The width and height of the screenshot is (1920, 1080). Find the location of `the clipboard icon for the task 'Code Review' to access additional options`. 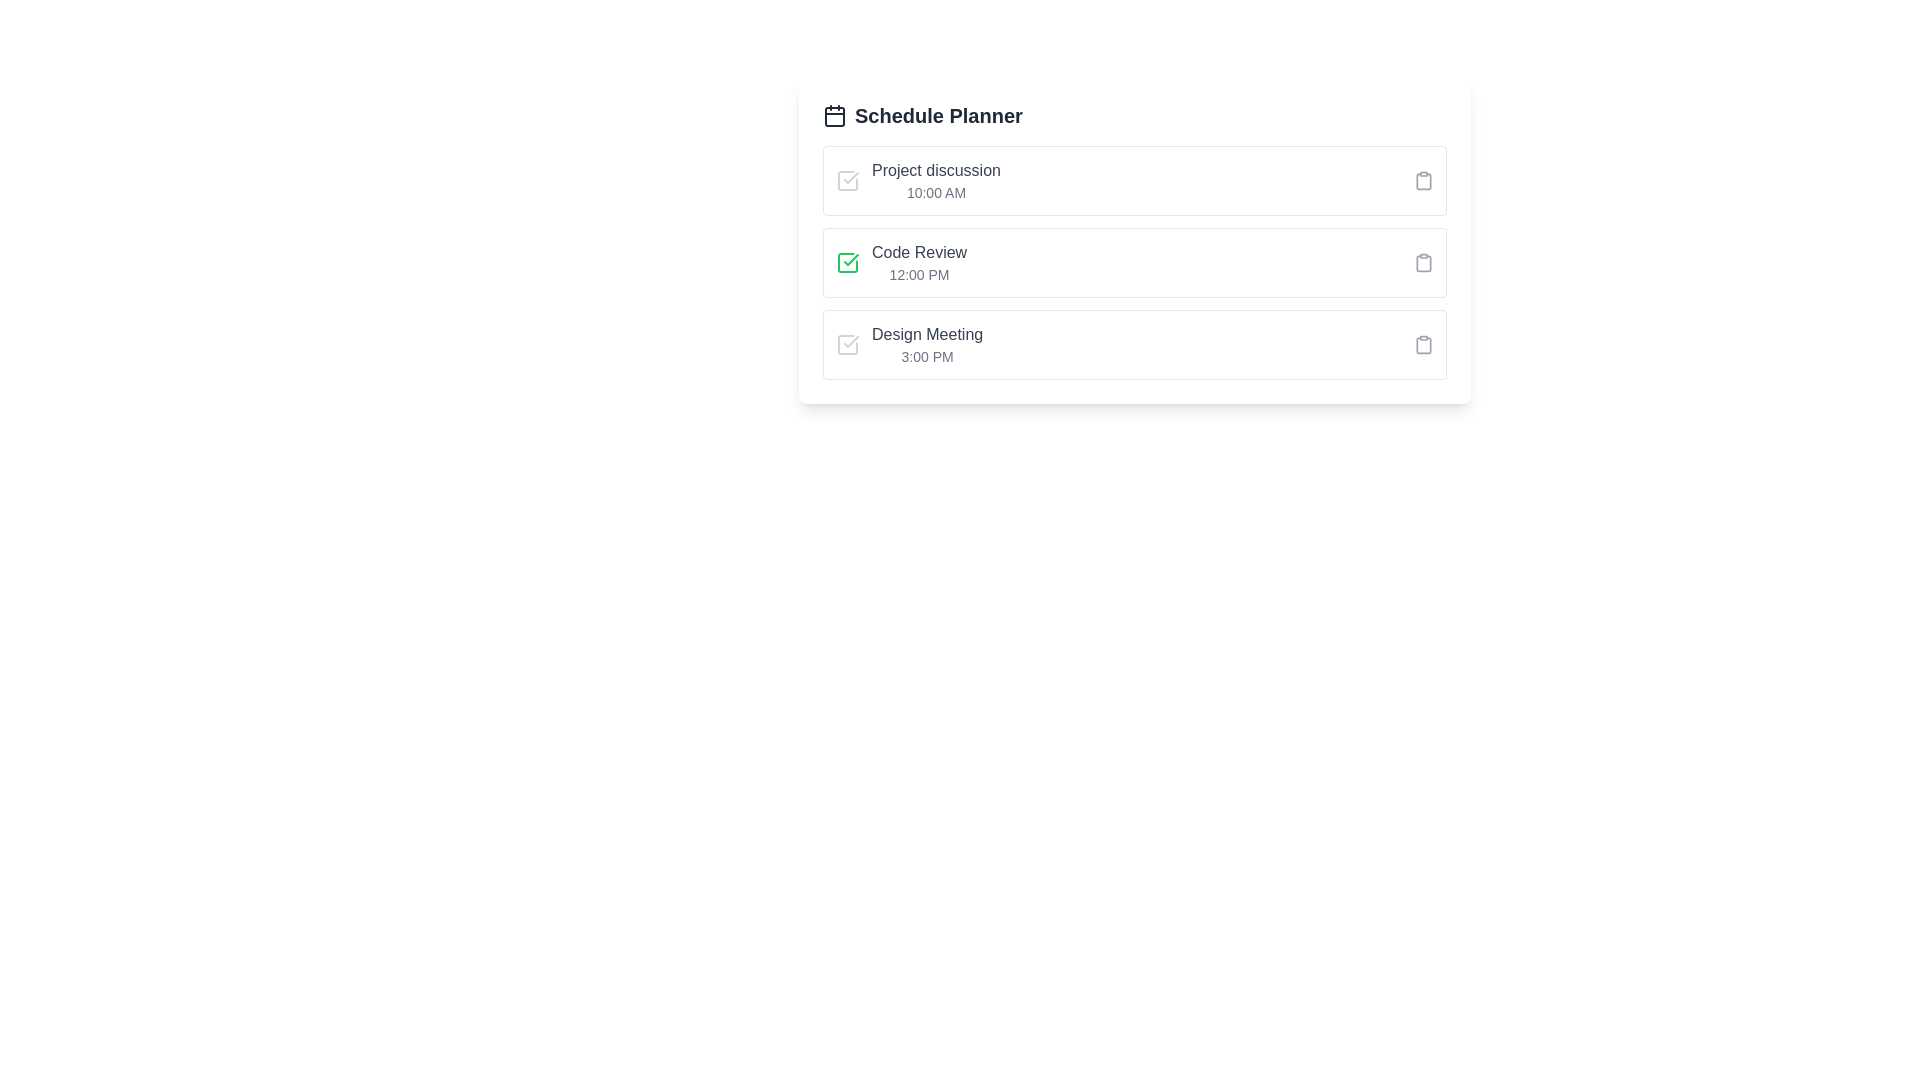

the clipboard icon for the task 'Code Review' to access additional options is located at coordinates (1423, 261).